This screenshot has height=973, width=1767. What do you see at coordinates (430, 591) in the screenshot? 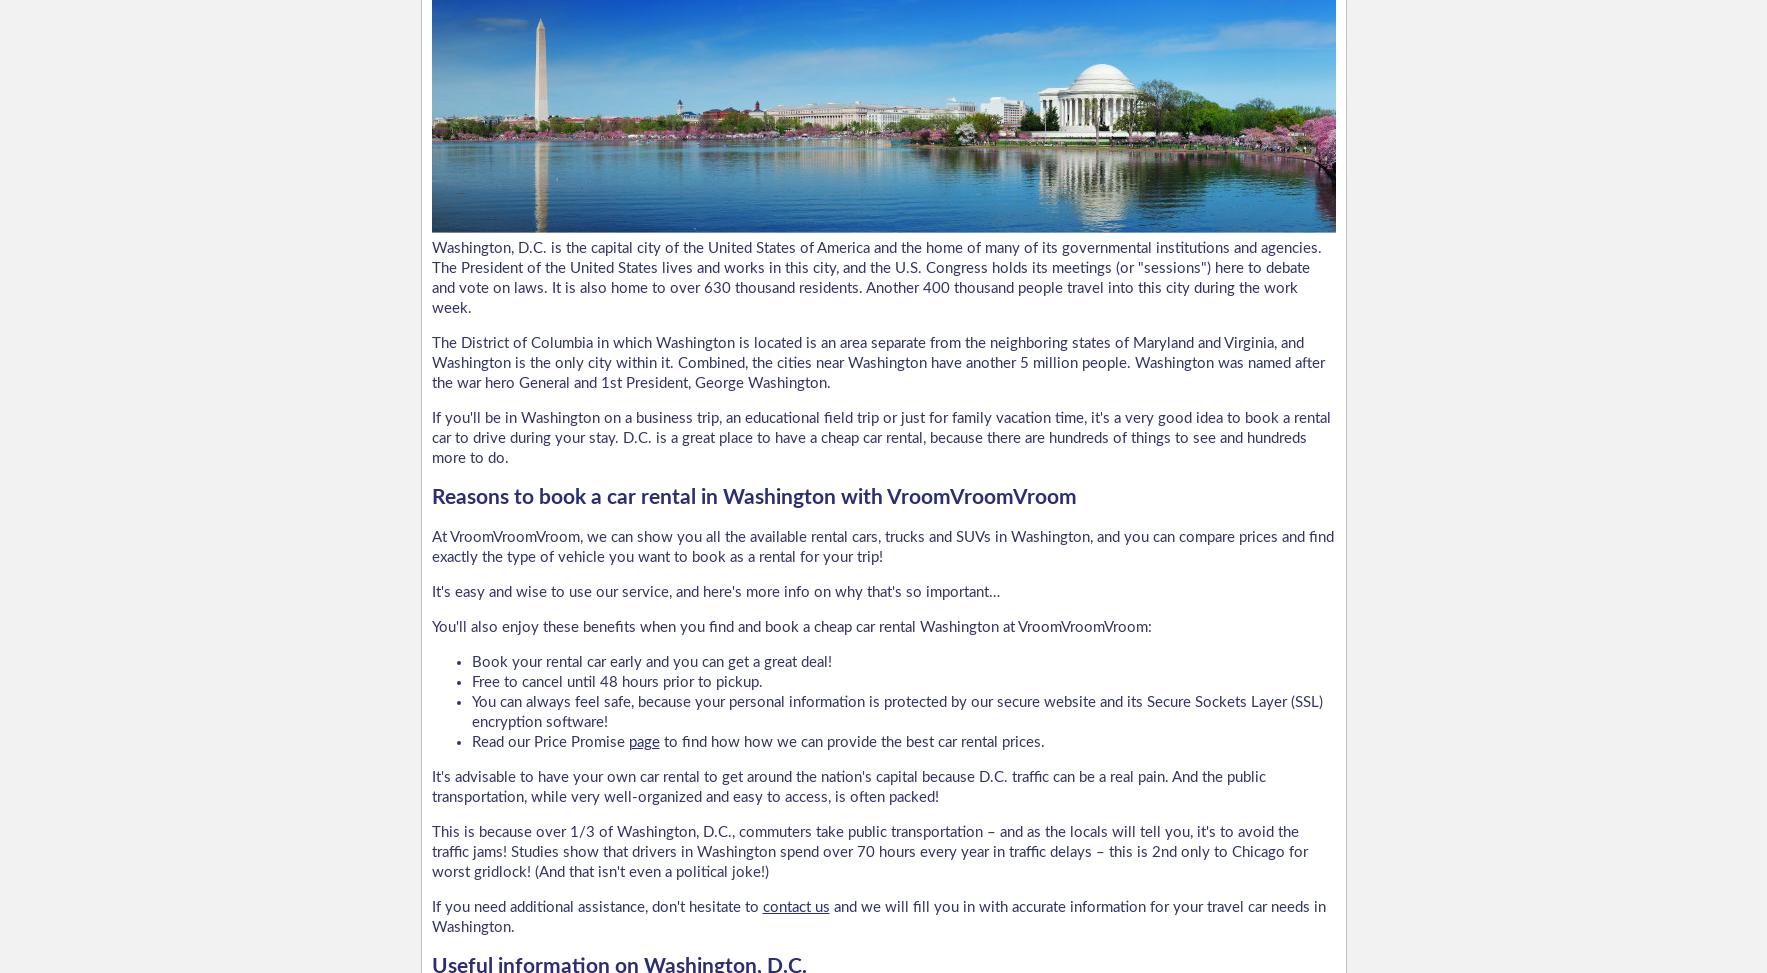
I see `'It's easy and wise to use our service, and here's more info on why that's so important…'` at bounding box center [430, 591].